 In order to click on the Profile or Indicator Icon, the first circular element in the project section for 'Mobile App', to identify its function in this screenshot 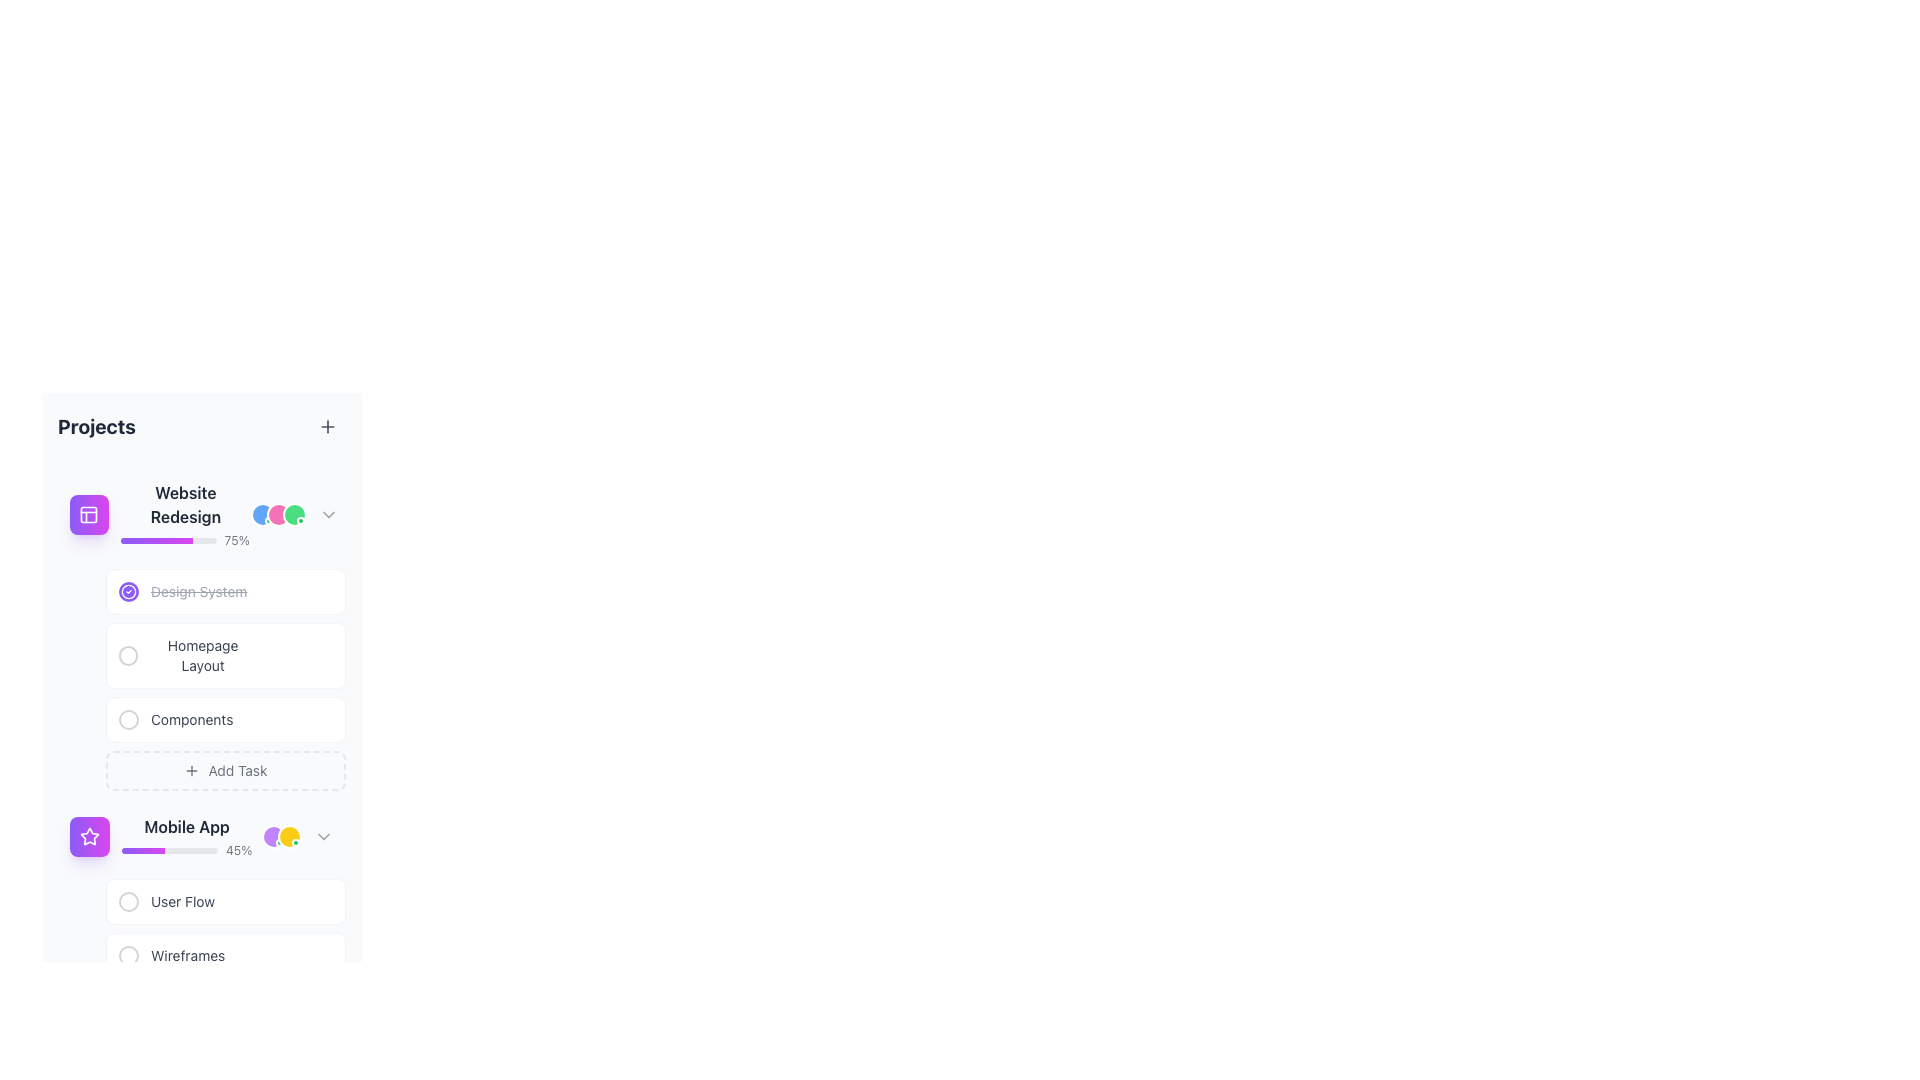, I will do `click(272, 837)`.